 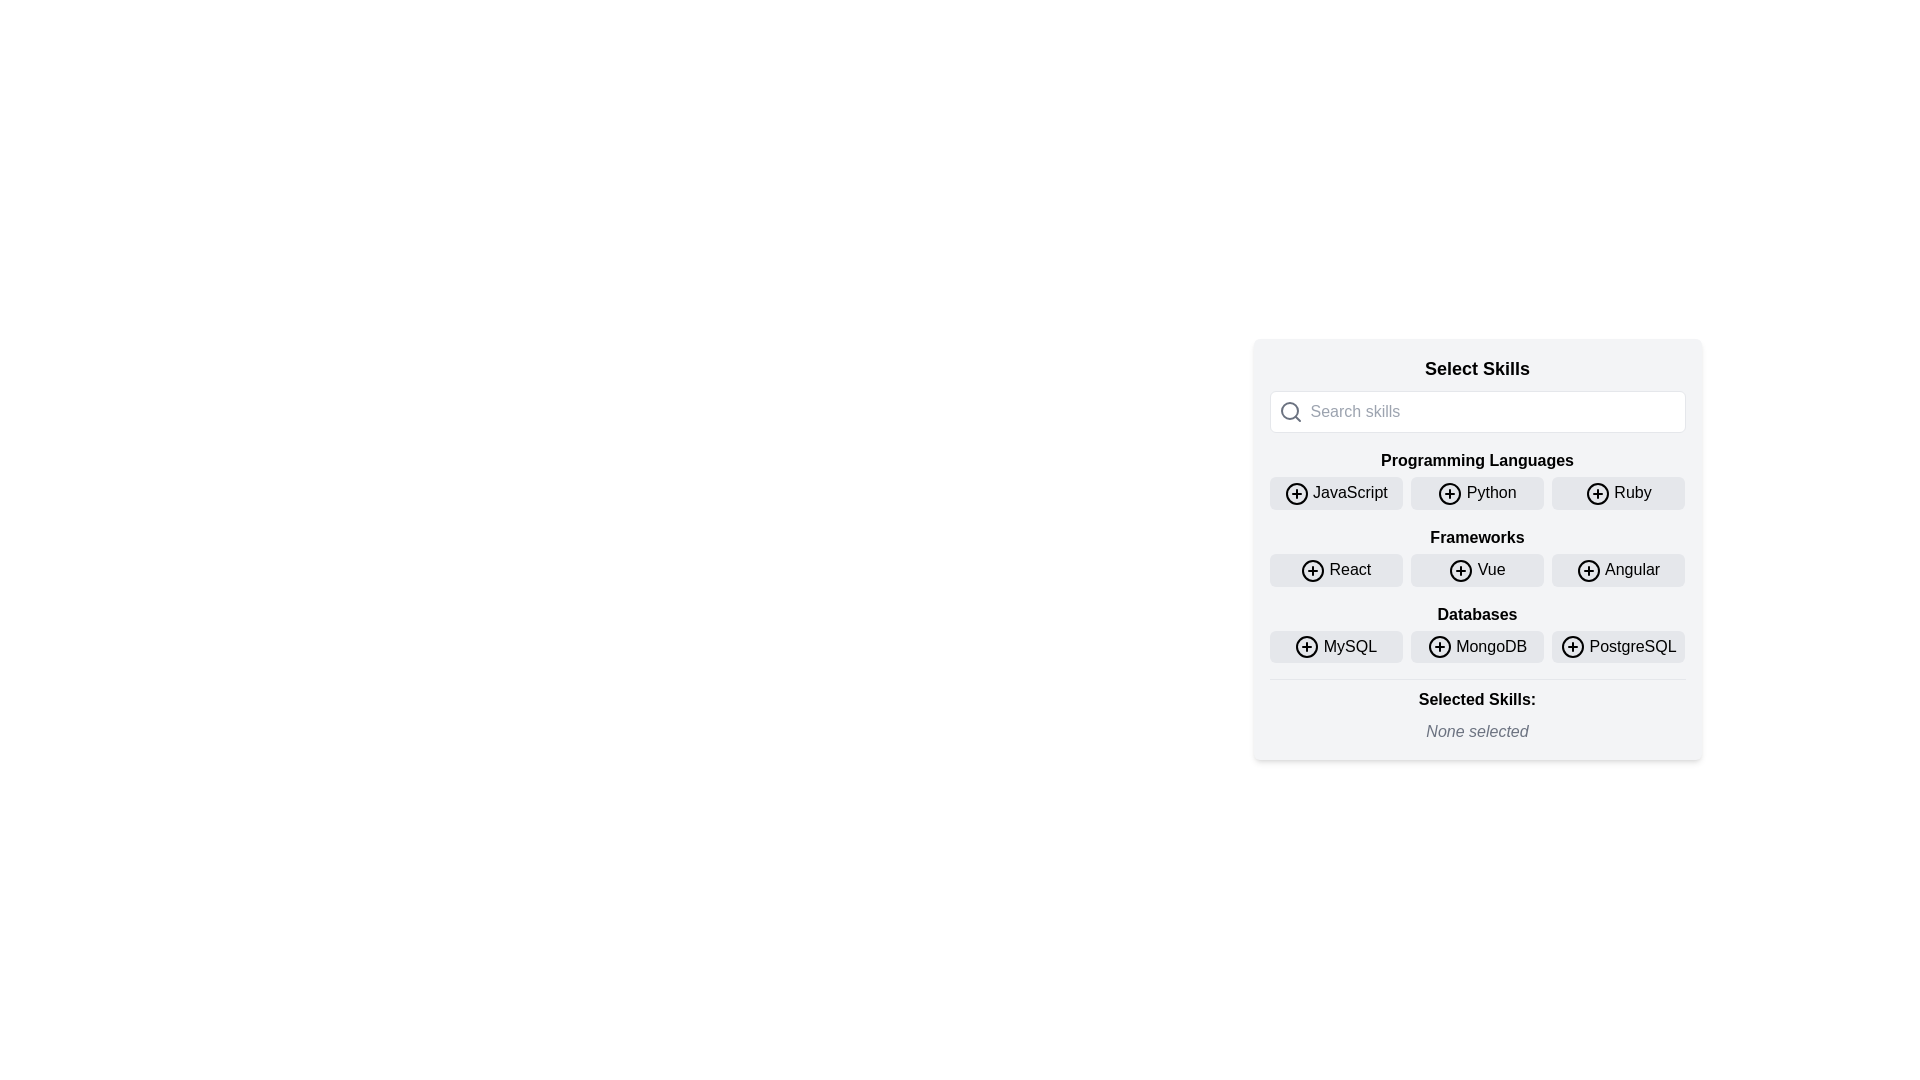 I want to click on the circular button with a '+' symbol in the center, so click(x=1438, y=647).